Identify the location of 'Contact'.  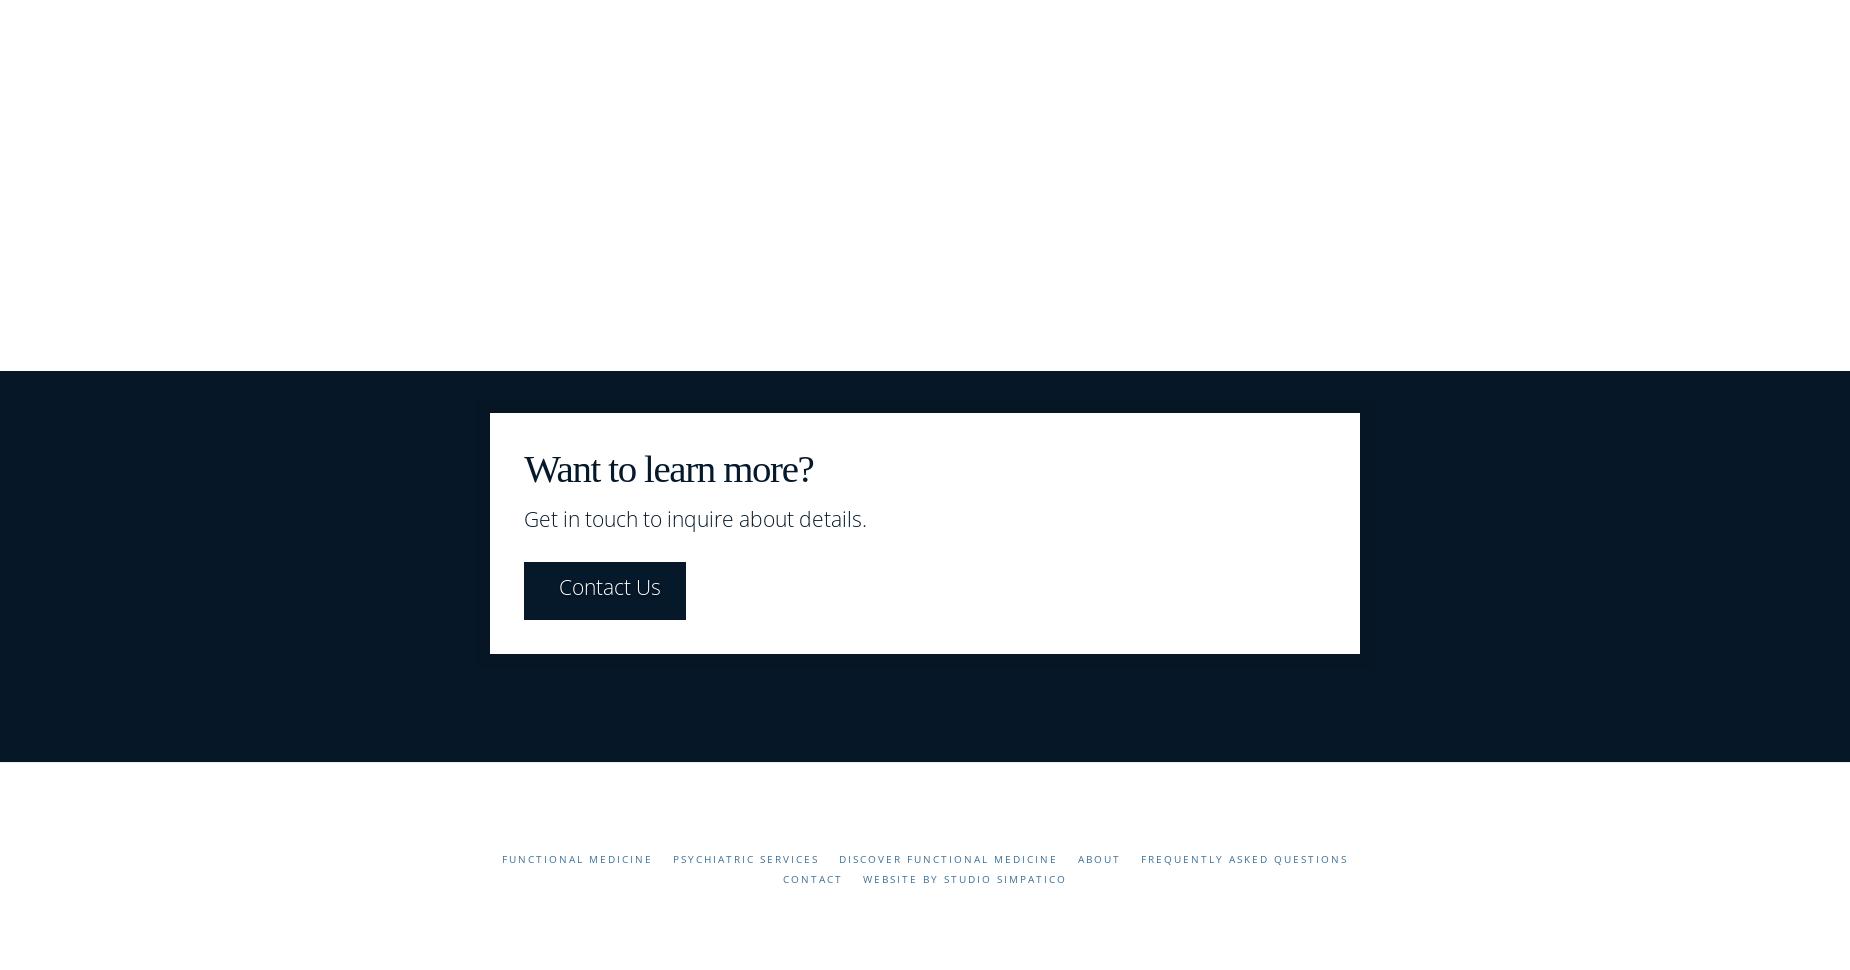
(813, 879).